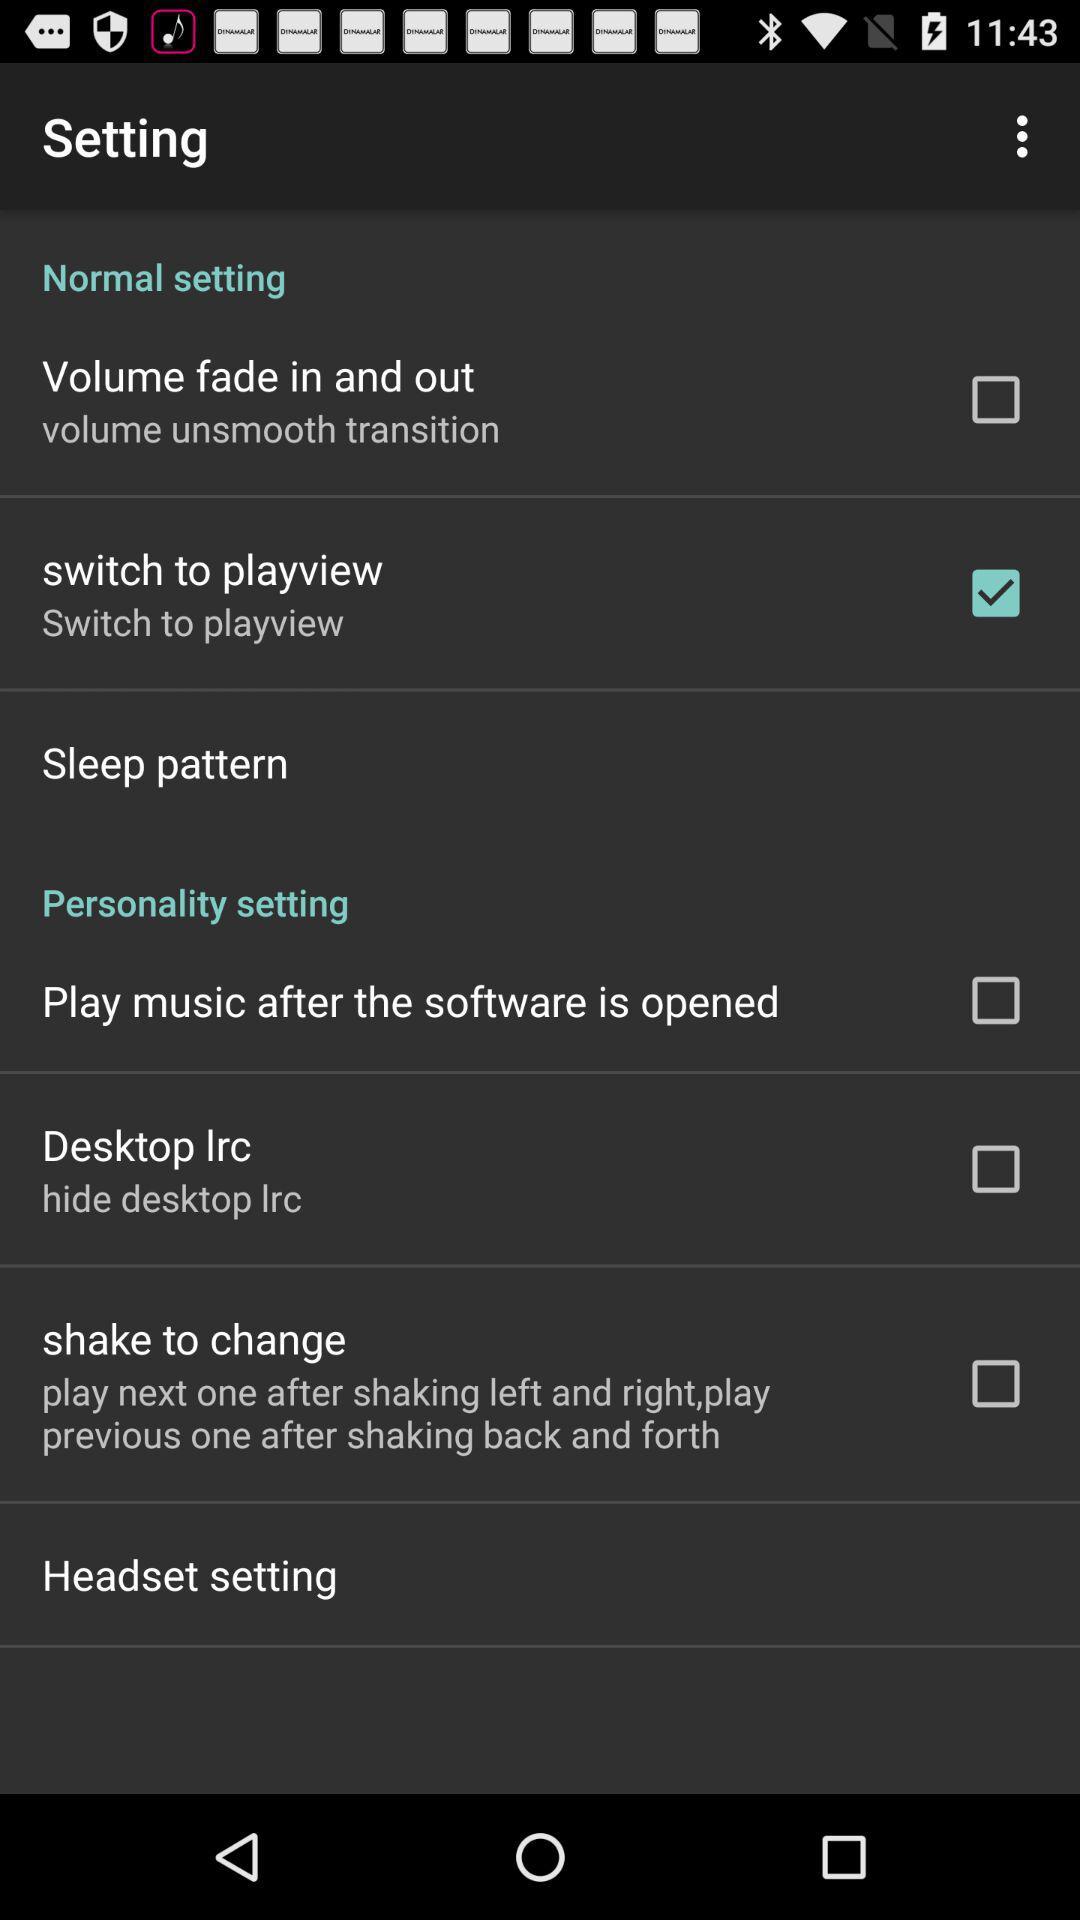 This screenshot has height=1920, width=1080. Describe the element at coordinates (1027, 135) in the screenshot. I see `icon above the normal setting` at that location.